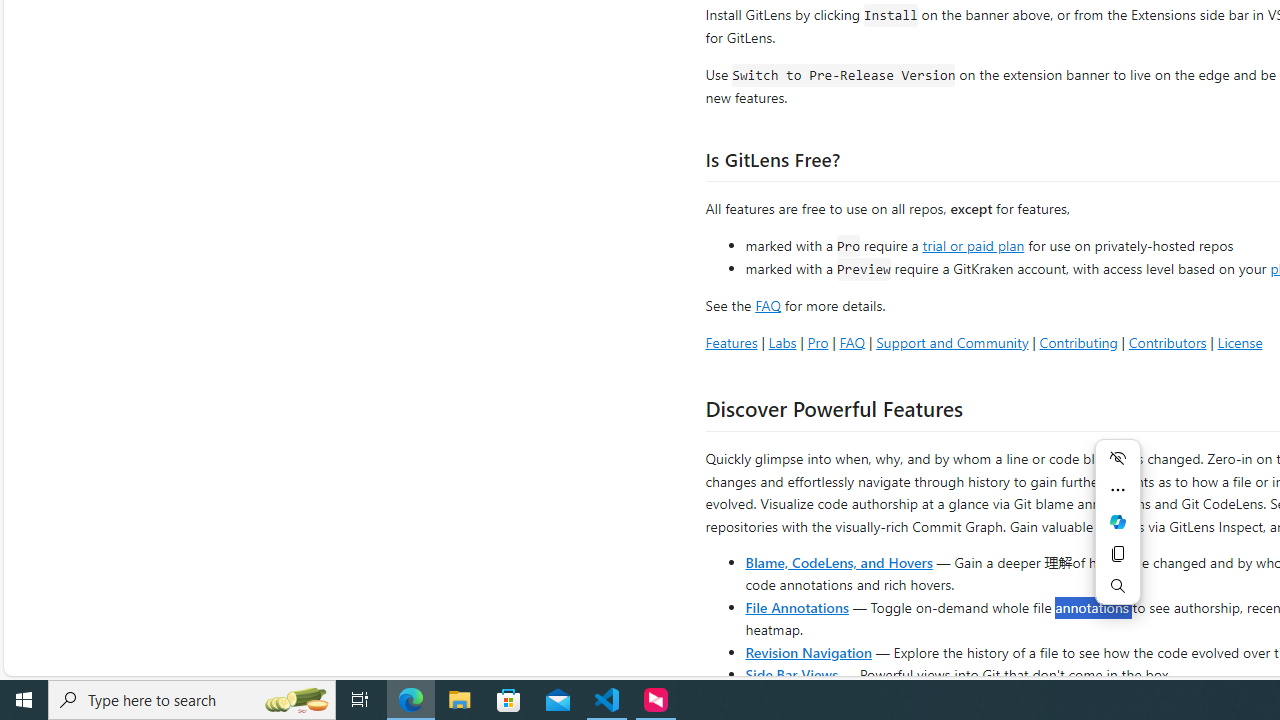  I want to click on 'Mini menu on text selection', so click(1117, 533).